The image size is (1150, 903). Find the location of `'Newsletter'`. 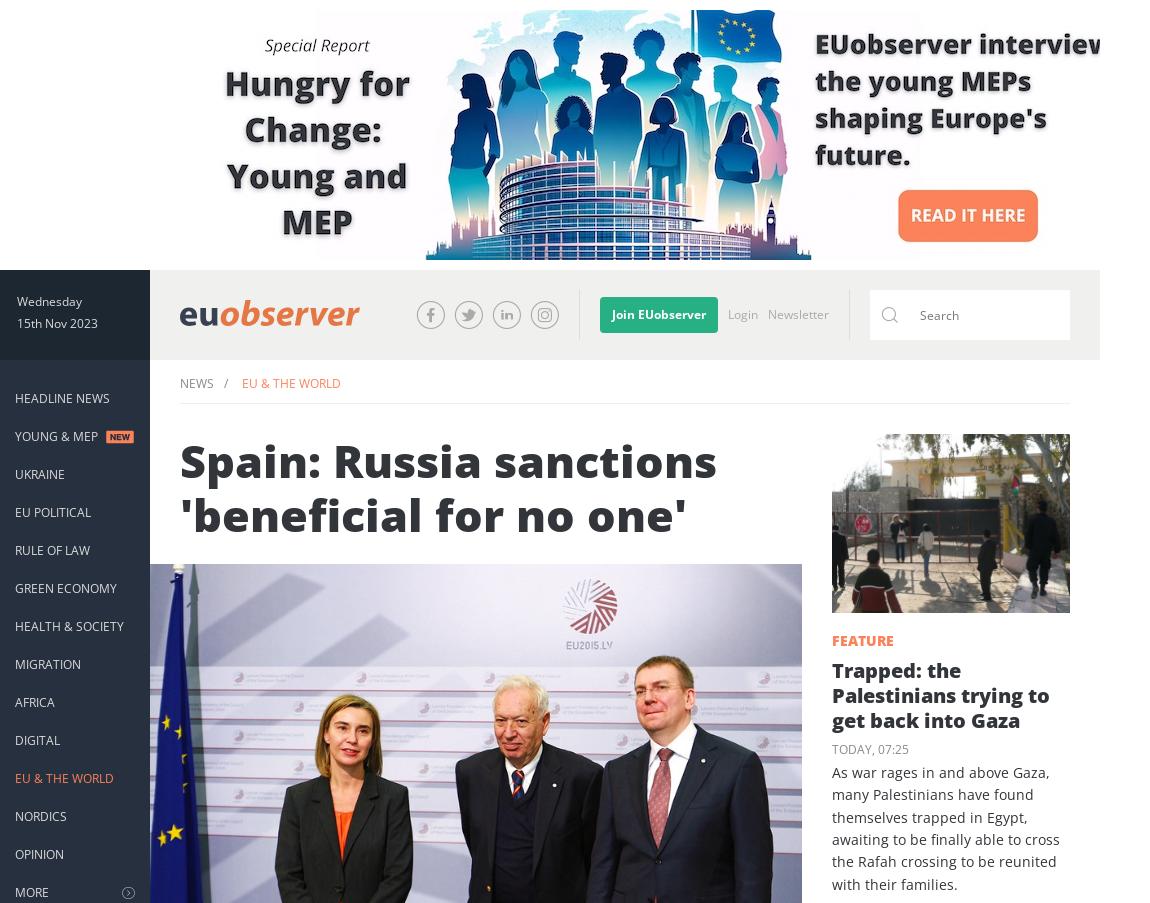

'Newsletter' is located at coordinates (797, 313).